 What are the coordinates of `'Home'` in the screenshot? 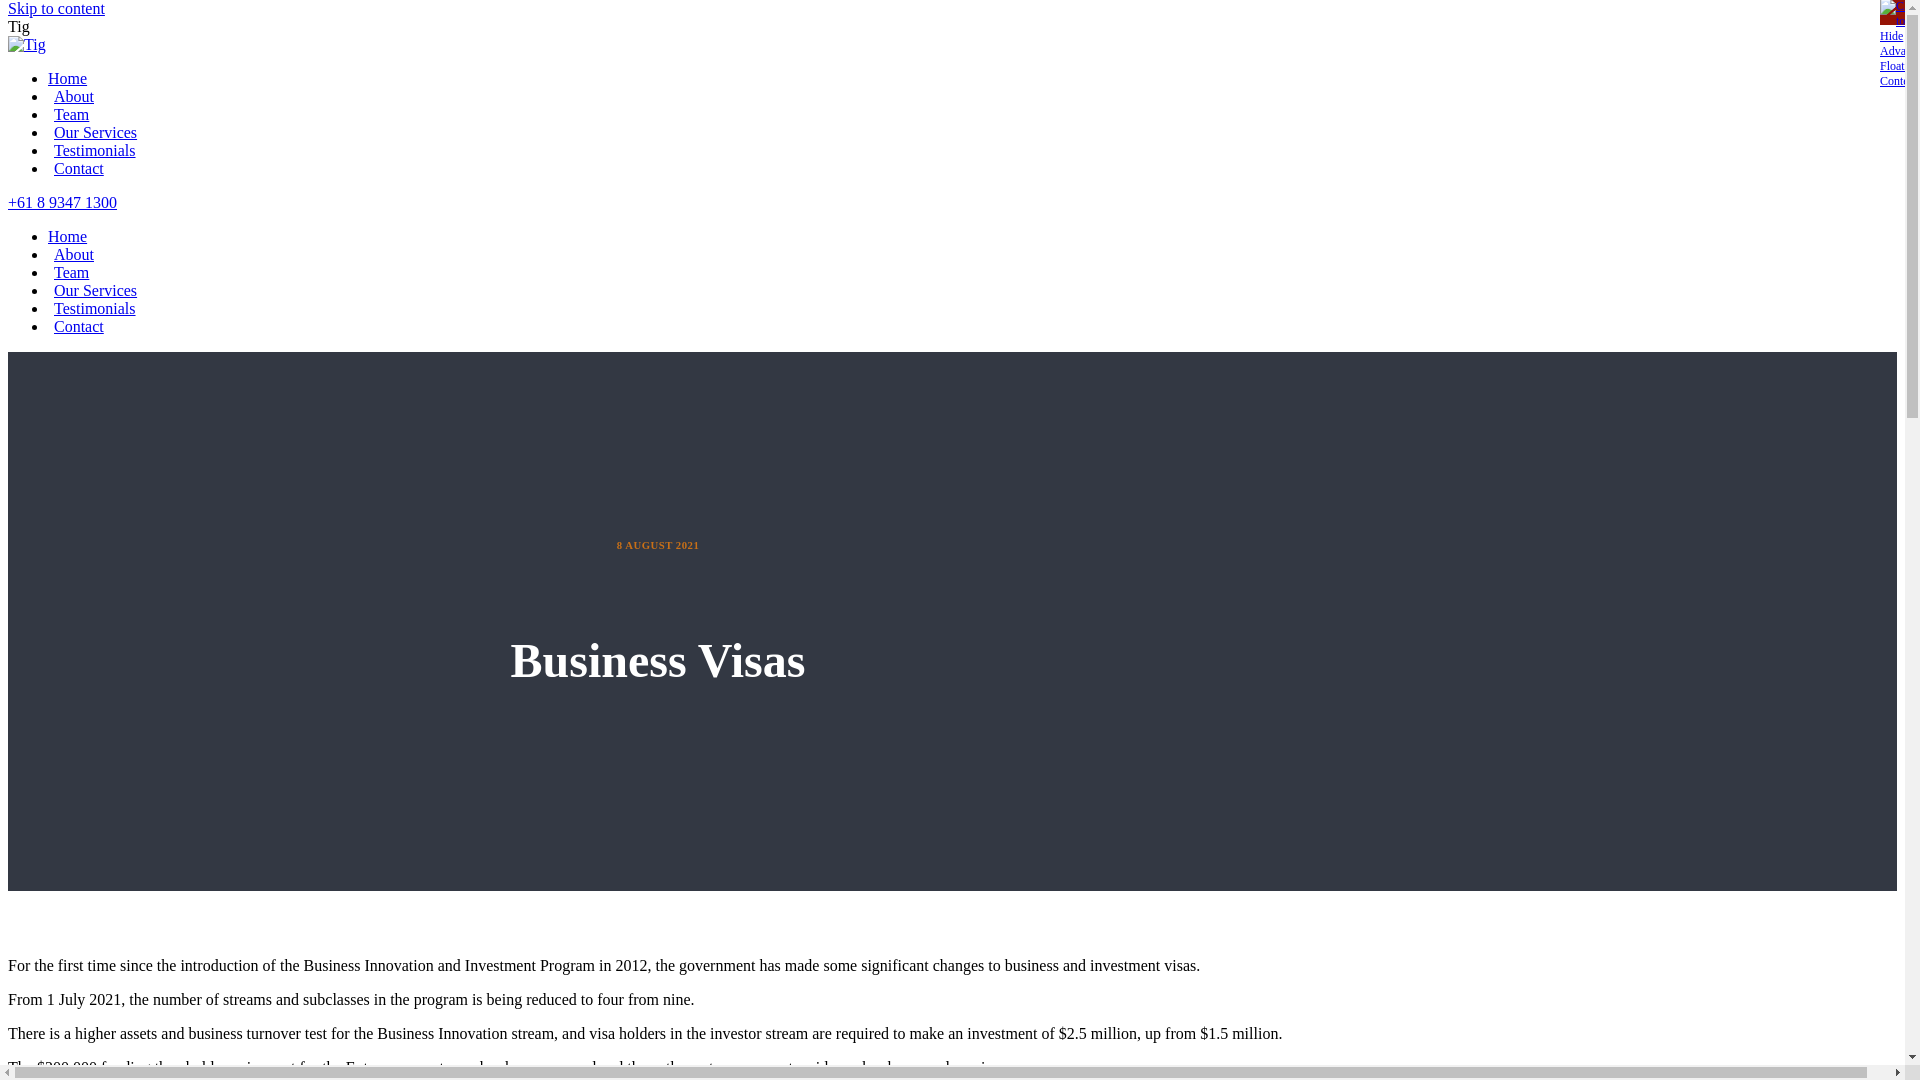 It's located at (67, 235).